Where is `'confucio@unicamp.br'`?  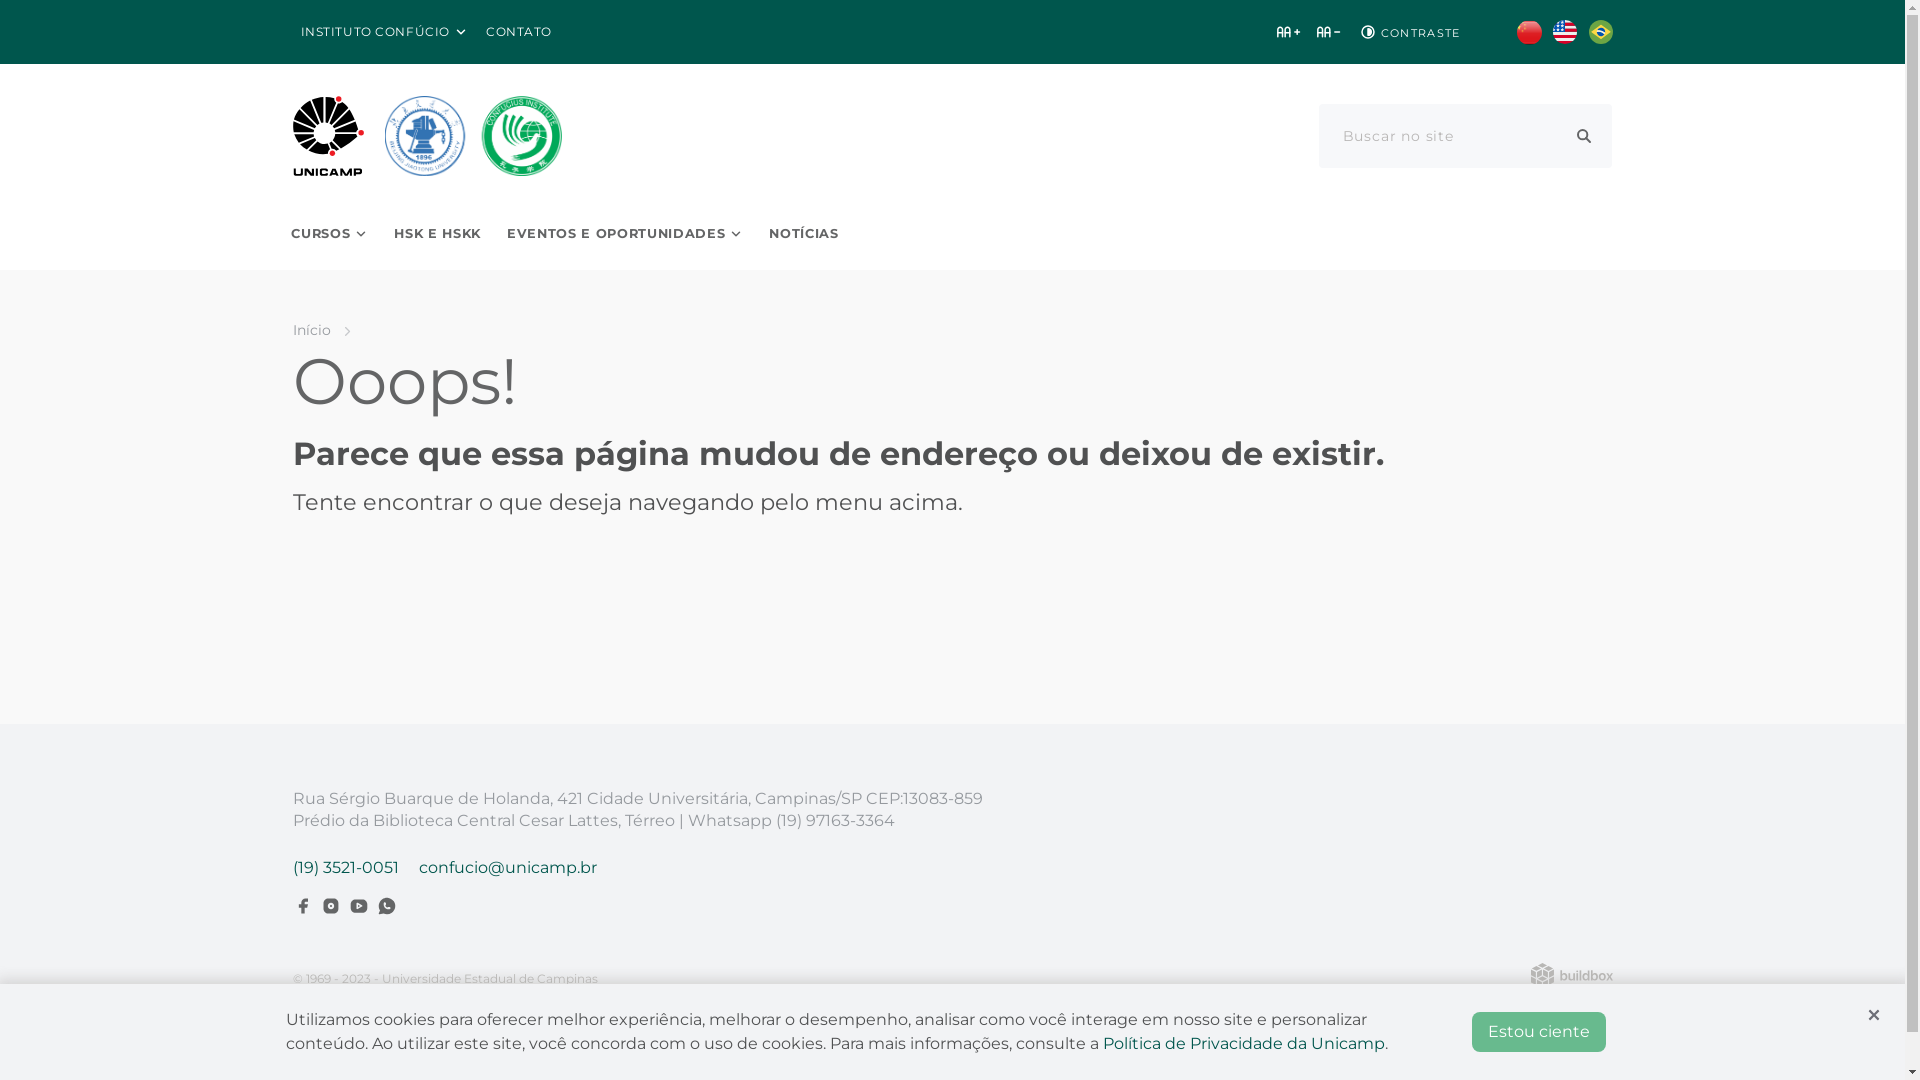
'confucio@unicamp.br' is located at coordinates (416, 866).